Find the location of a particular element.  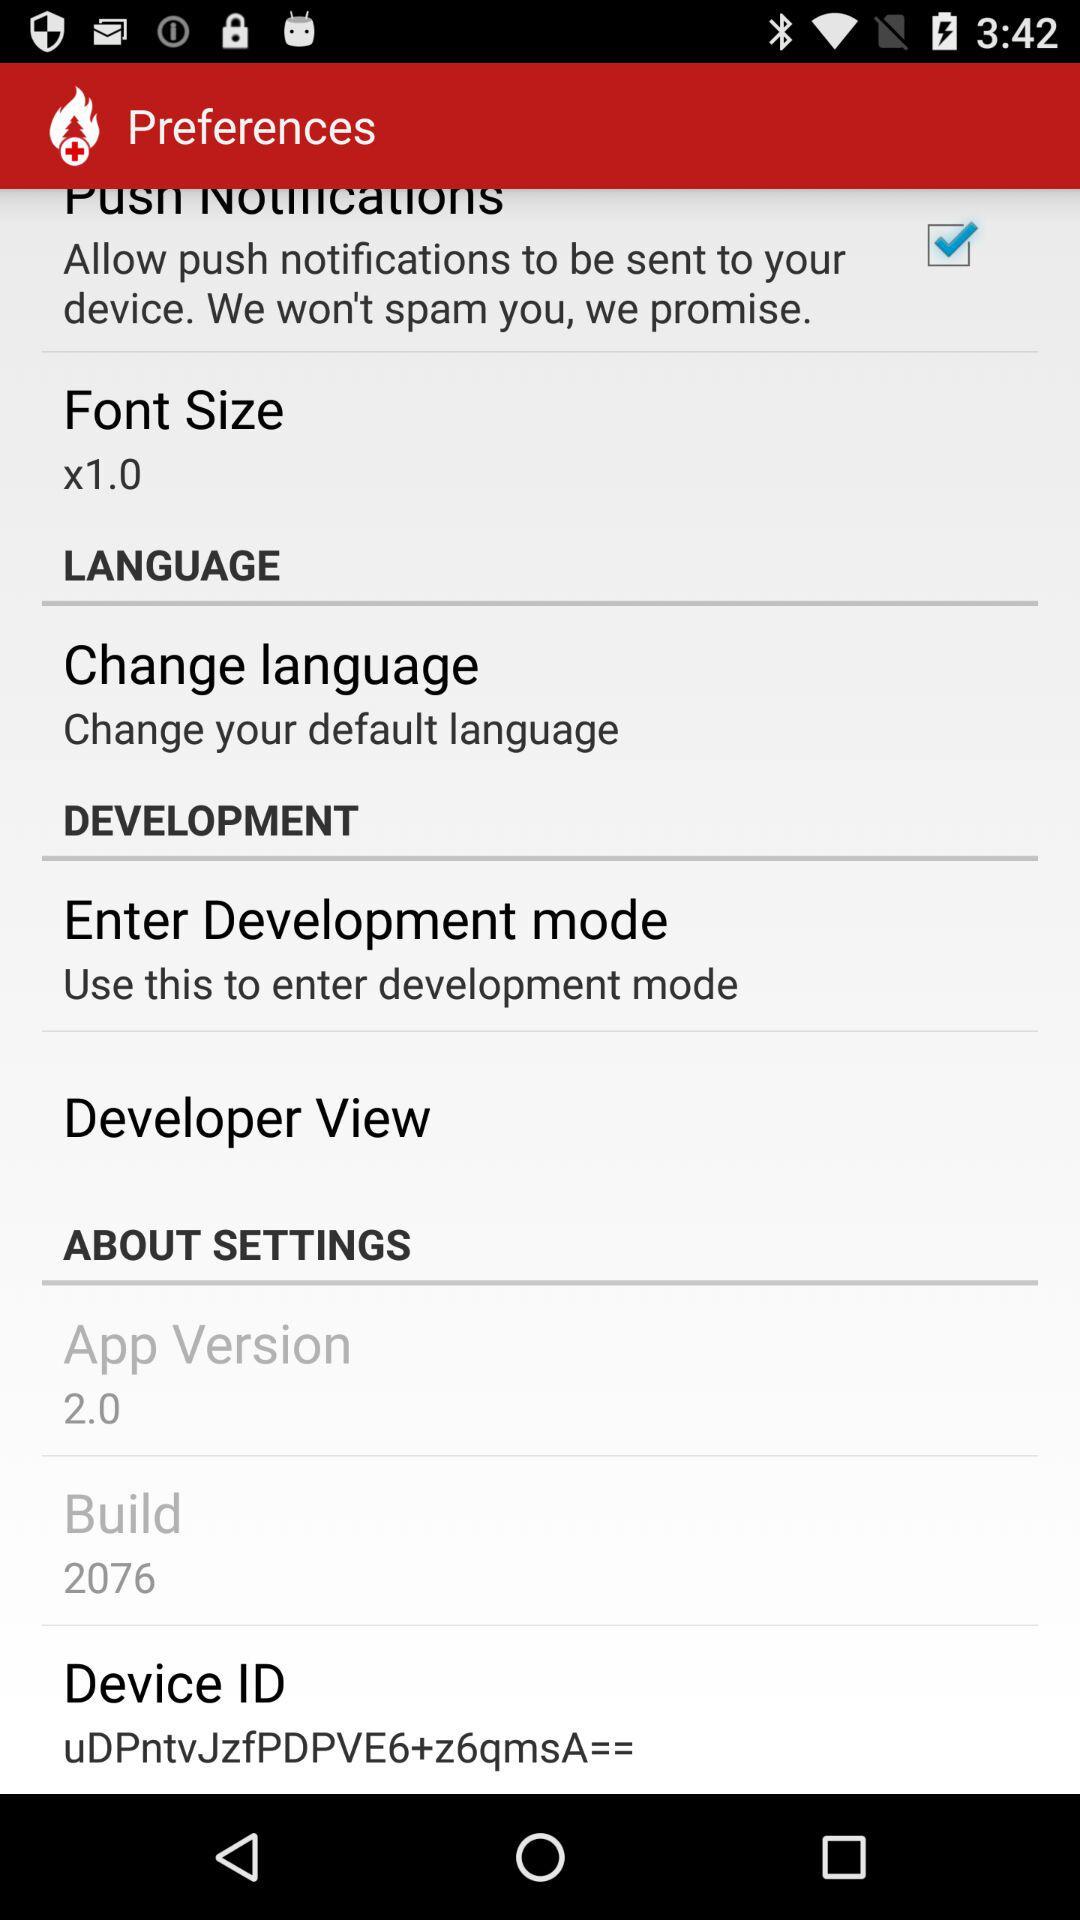

the app to the right of allow push notifications app is located at coordinates (947, 244).